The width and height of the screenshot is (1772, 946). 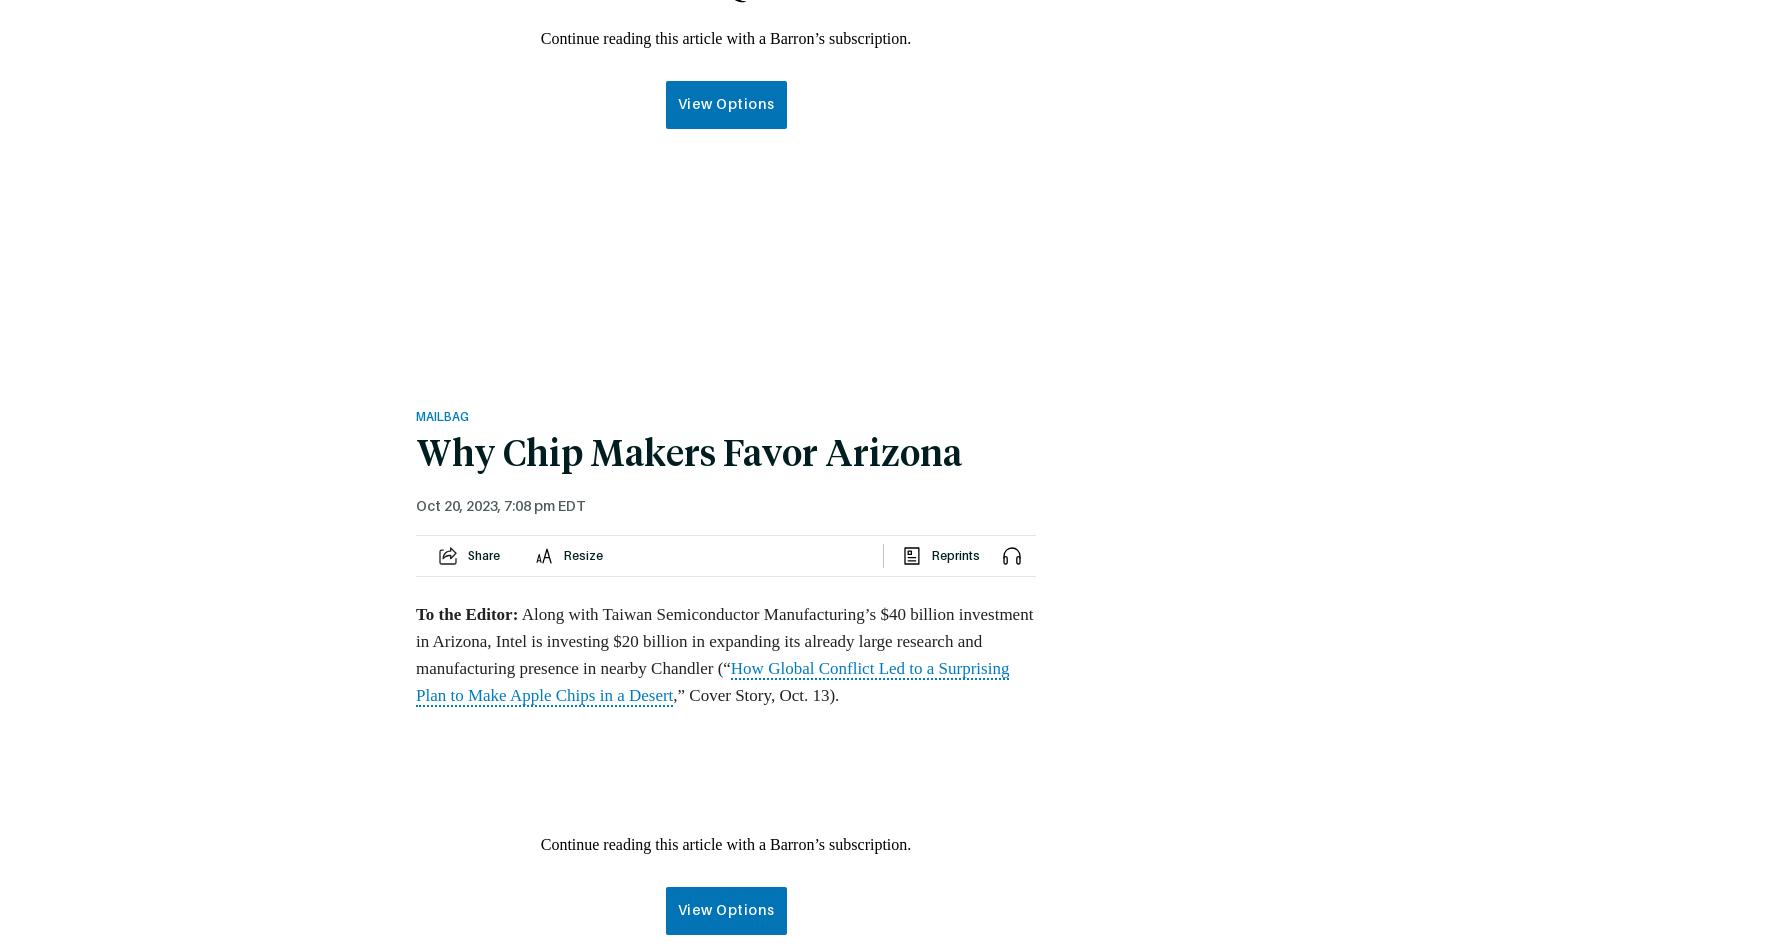 What do you see at coordinates (465, 613) in the screenshot?
I see `'To the Editor:'` at bounding box center [465, 613].